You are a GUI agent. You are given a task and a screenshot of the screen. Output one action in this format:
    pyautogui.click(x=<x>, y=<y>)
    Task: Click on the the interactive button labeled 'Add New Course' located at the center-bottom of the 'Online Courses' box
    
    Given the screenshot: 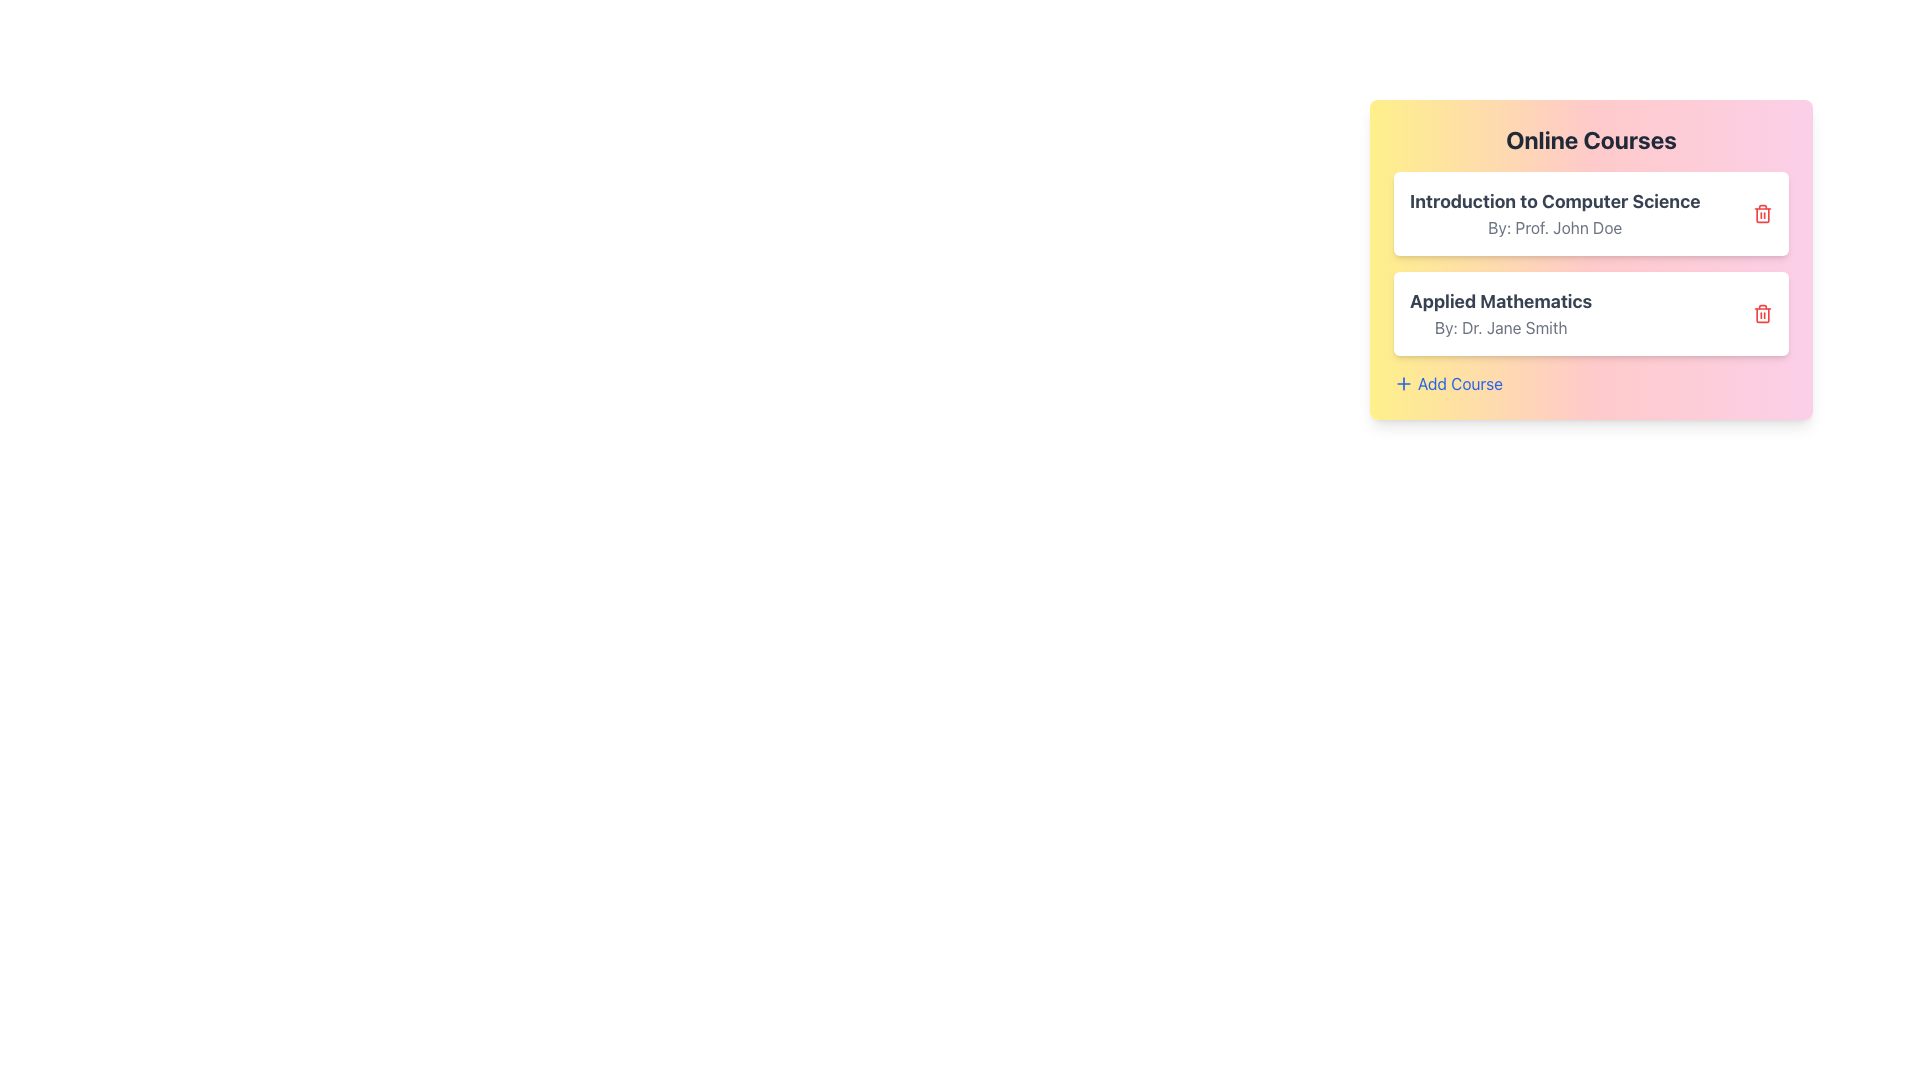 What is the action you would take?
    pyautogui.click(x=1448, y=384)
    